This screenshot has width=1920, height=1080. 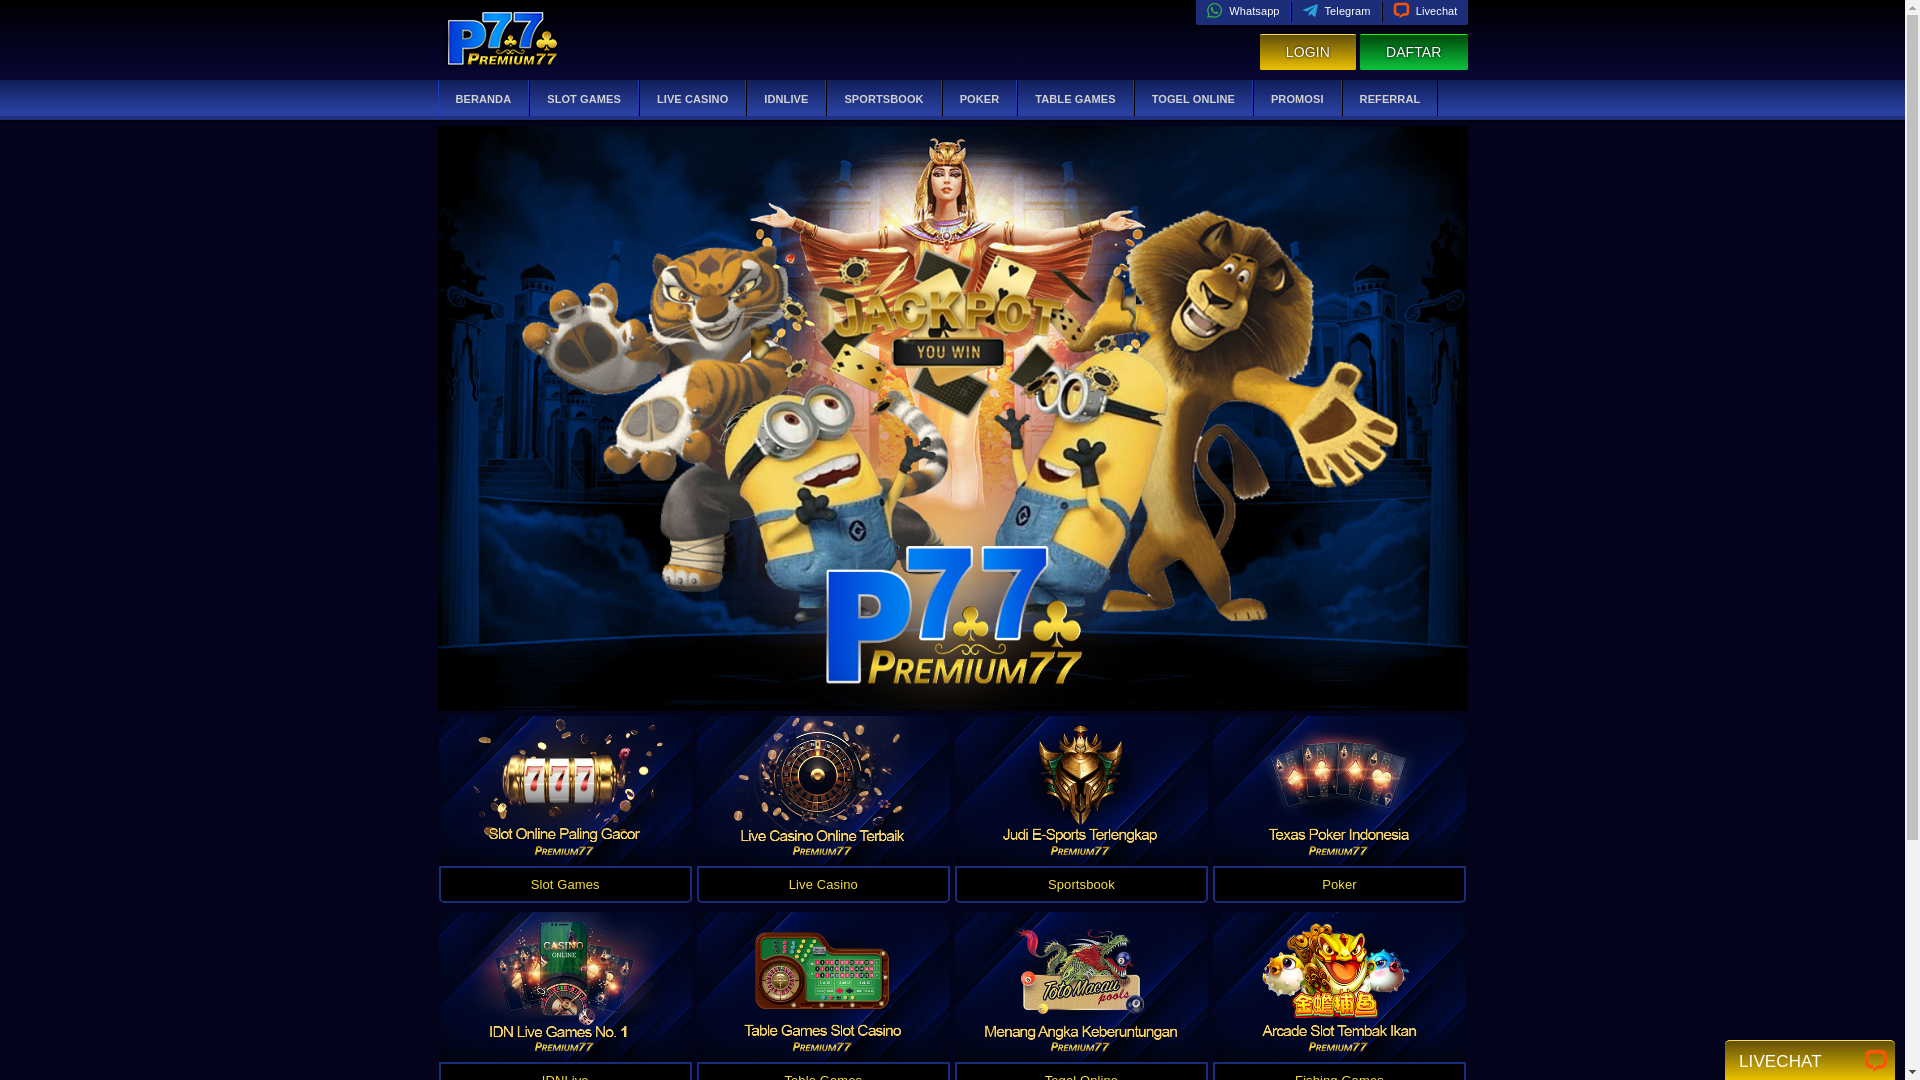 What do you see at coordinates (882, 99) in the screenshot?
I see `'SPORTSBOOK'` at bounding box center [882, 99].